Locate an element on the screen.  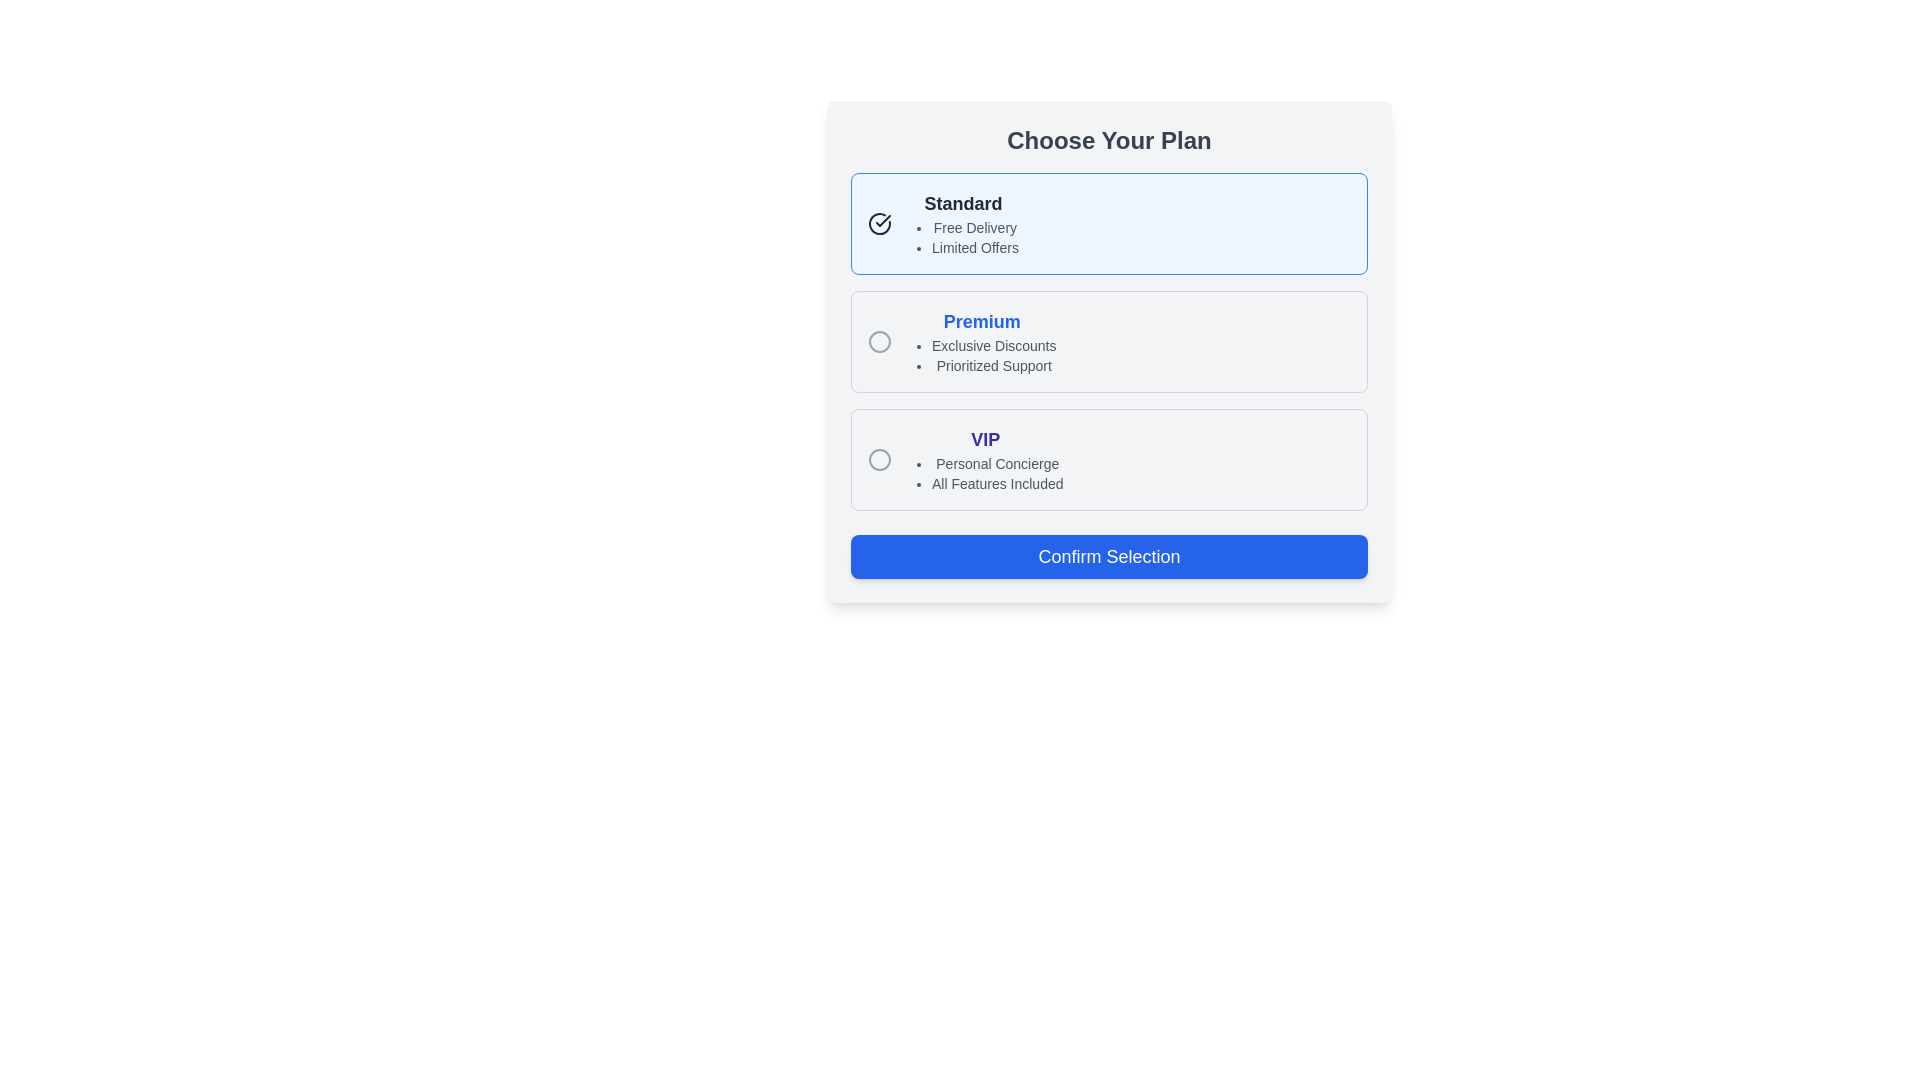
the circular radio button with a gray outline located to the left of the 'Premium' plan option text is located at coordinates (879, 341).